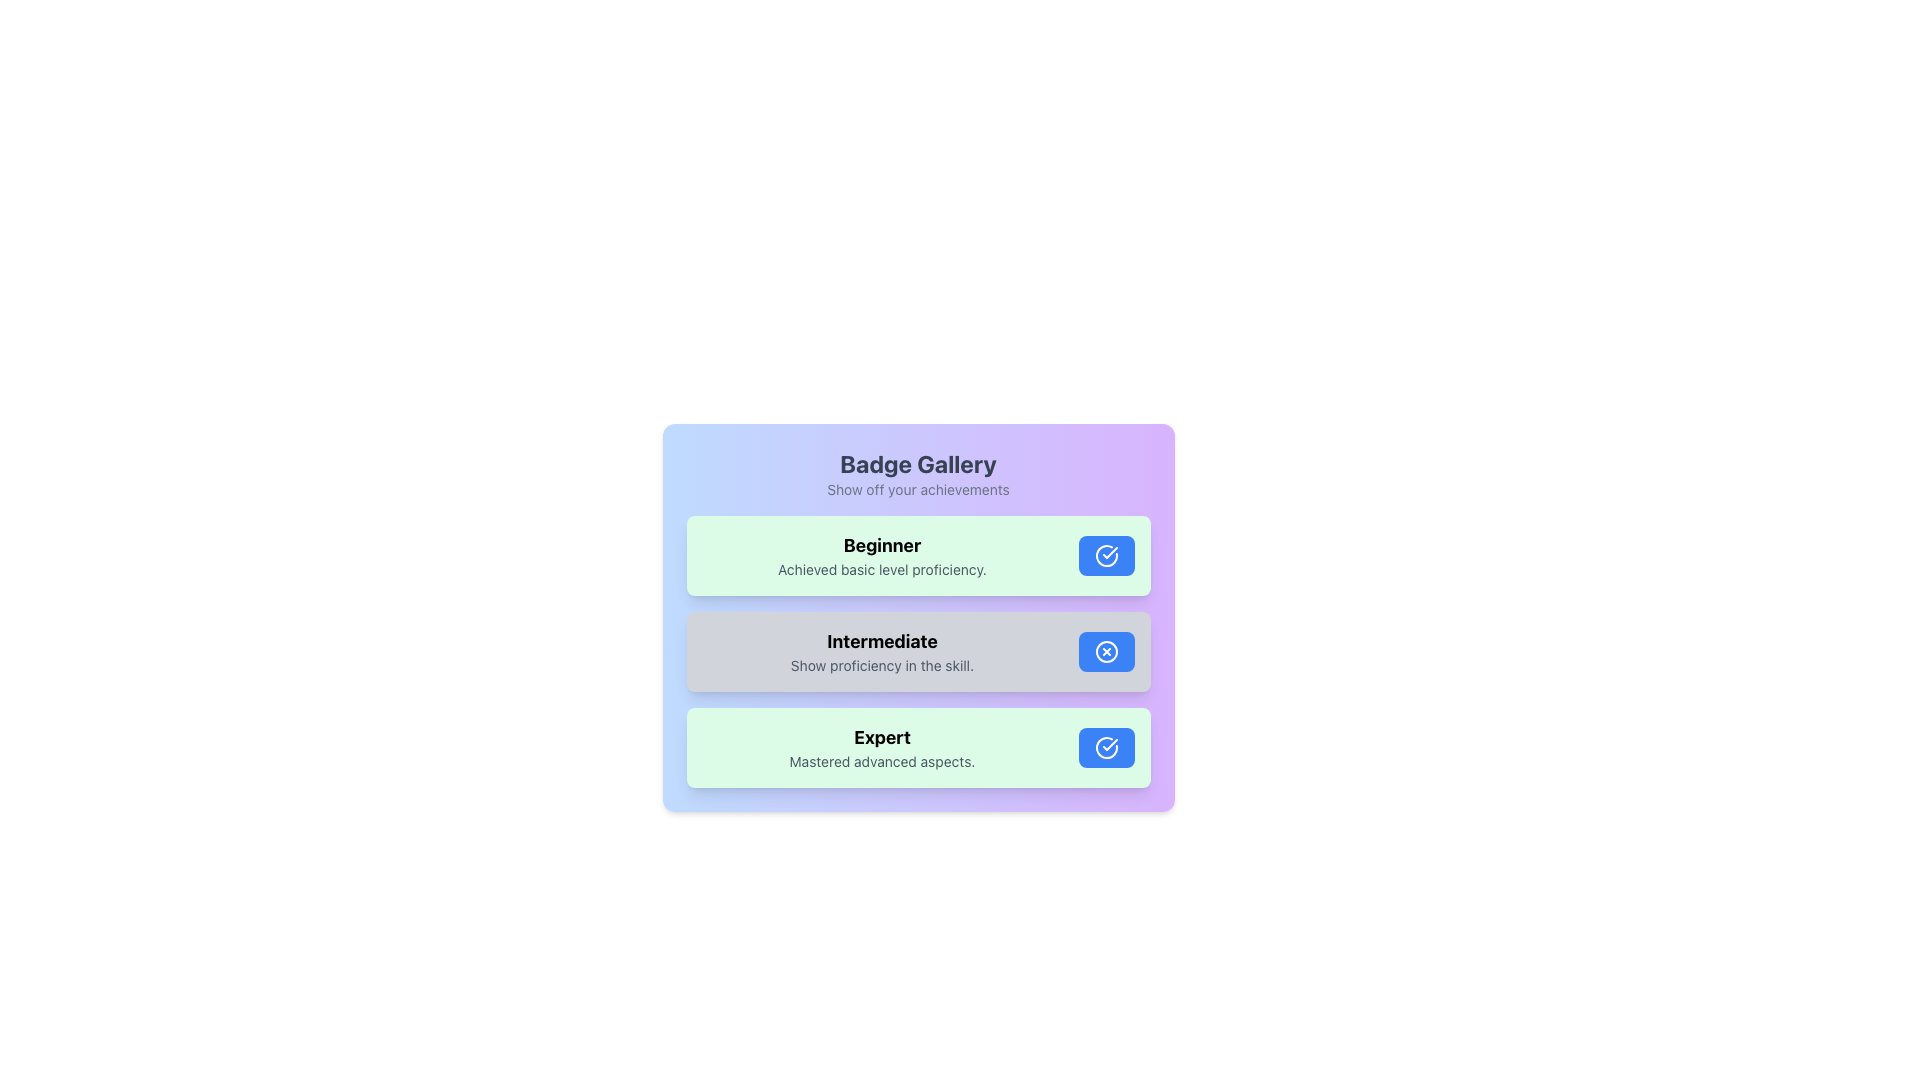 This screenshot has height=1080, width=1920. What do you see at coordinates (881, 762) in the screenshot?
I see `the small text block styled with a small font size and gray color that contains the text 'Mastered advanced aspects.' located under the bolded title 'Expert' within a greenish rectangular section` at bounding box center [881, 762].